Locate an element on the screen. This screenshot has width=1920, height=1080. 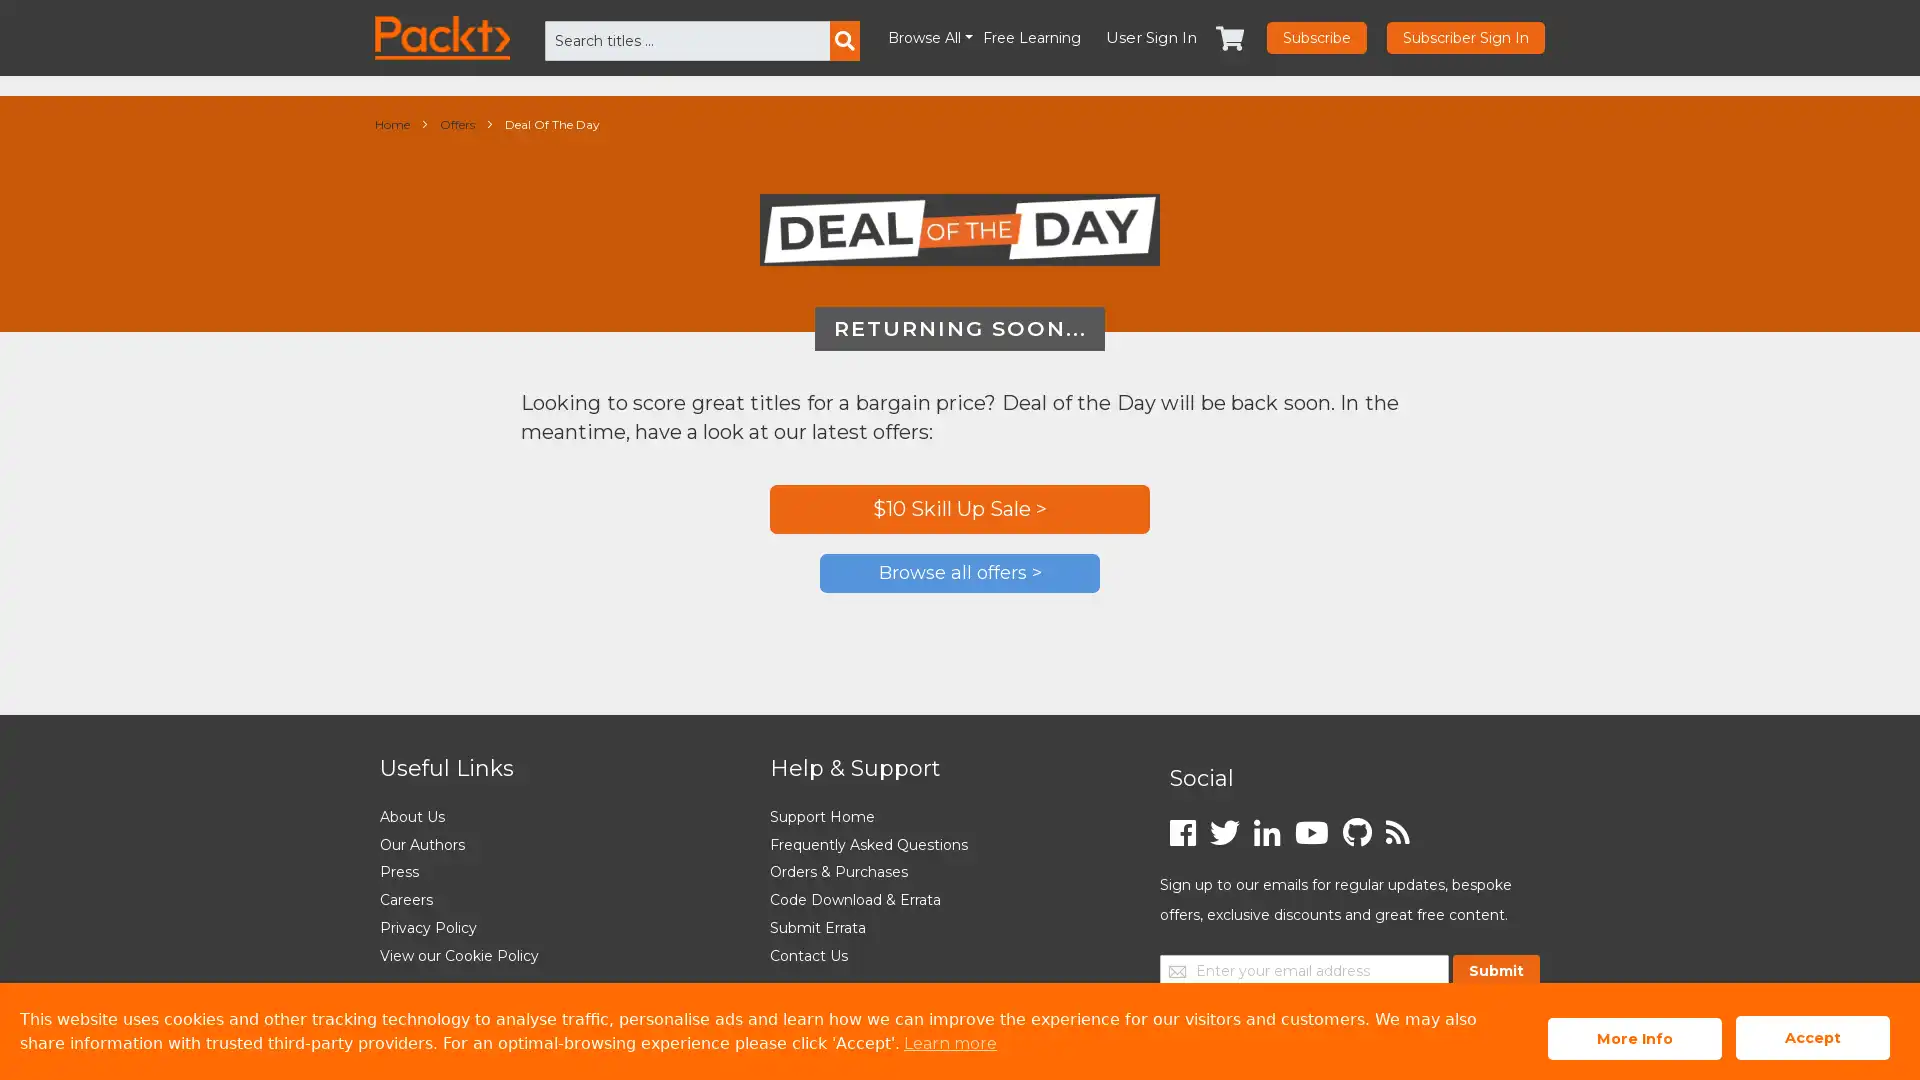
Subscribe is located at coordinates (1316, 38).